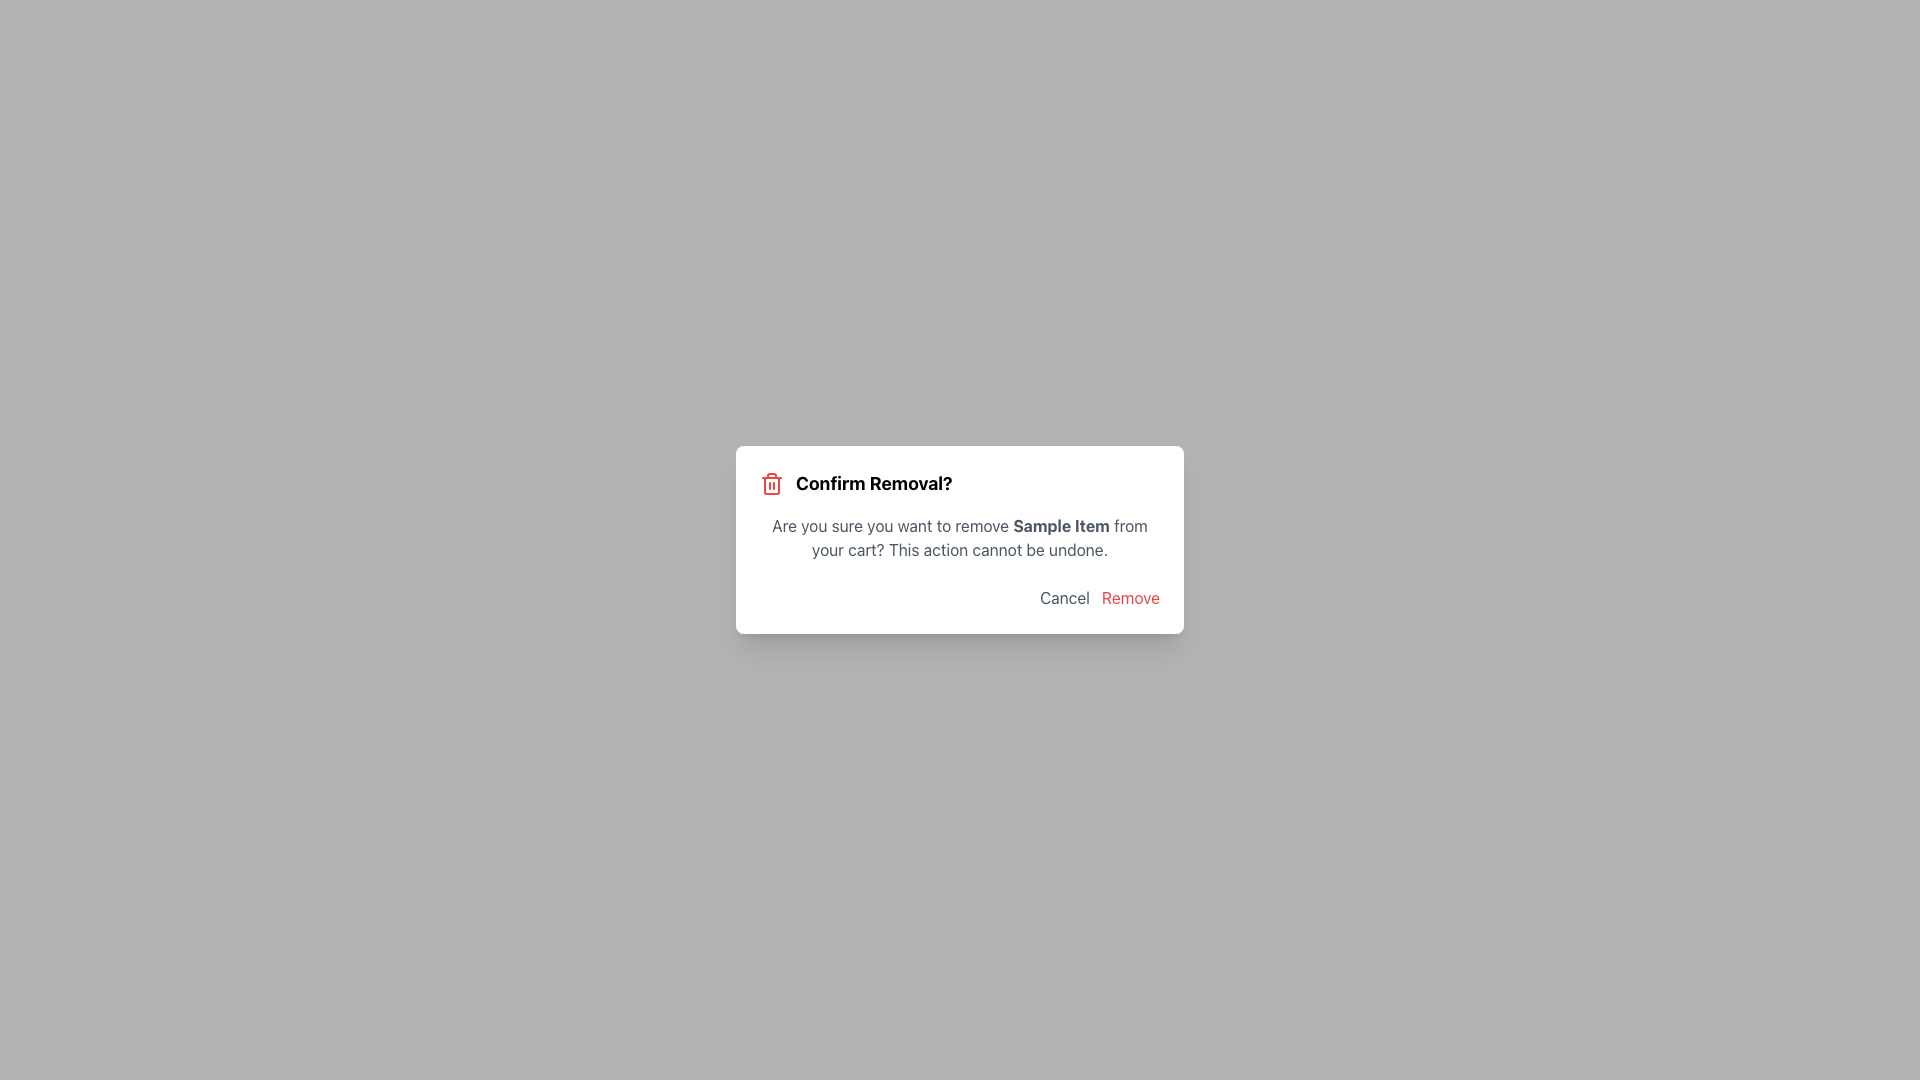 The image size is (1920, 1080). Describe the element at coordinates (771, 483) in the screenshot. I see `the delete icon located to the left of the text 'Confirm Removal?' in the modal dialog box` at that location.